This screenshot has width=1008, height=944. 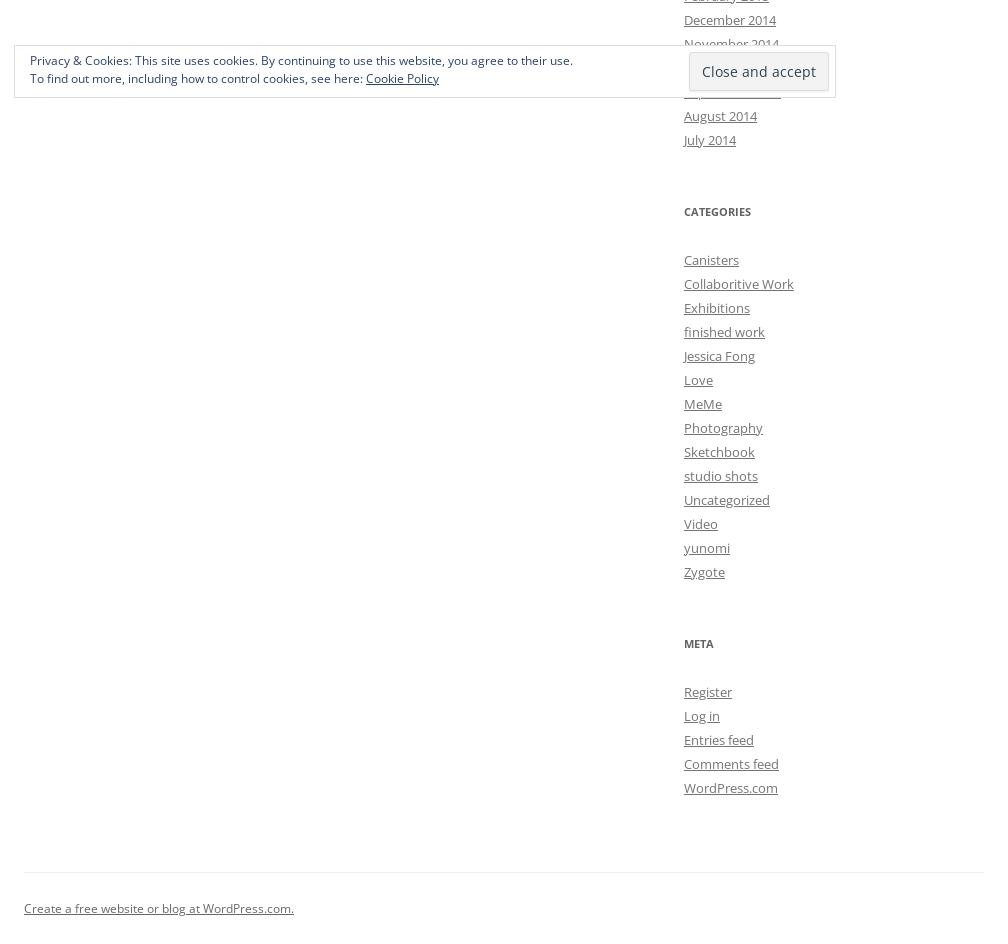 What do you see at coordinates (731, 786) in the screenshot?
I see `'WordPress.com'` at bounding box center [731, 786].